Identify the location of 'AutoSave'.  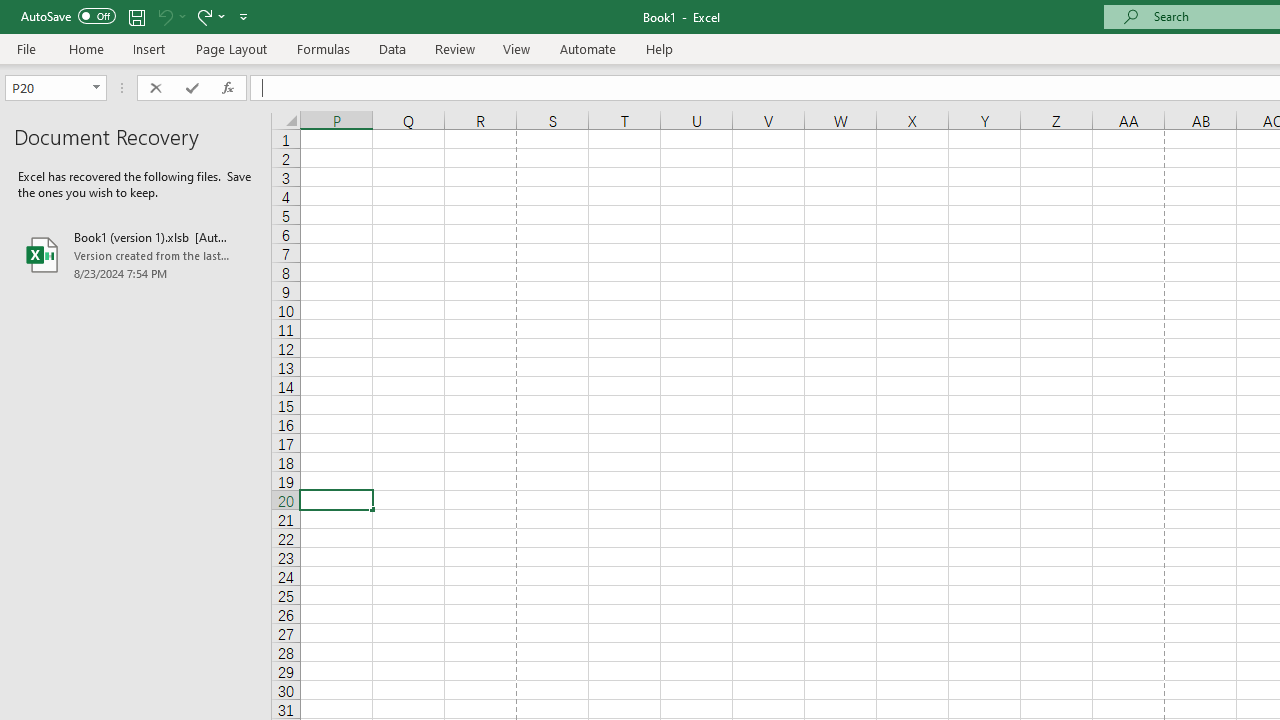
(68, 16).